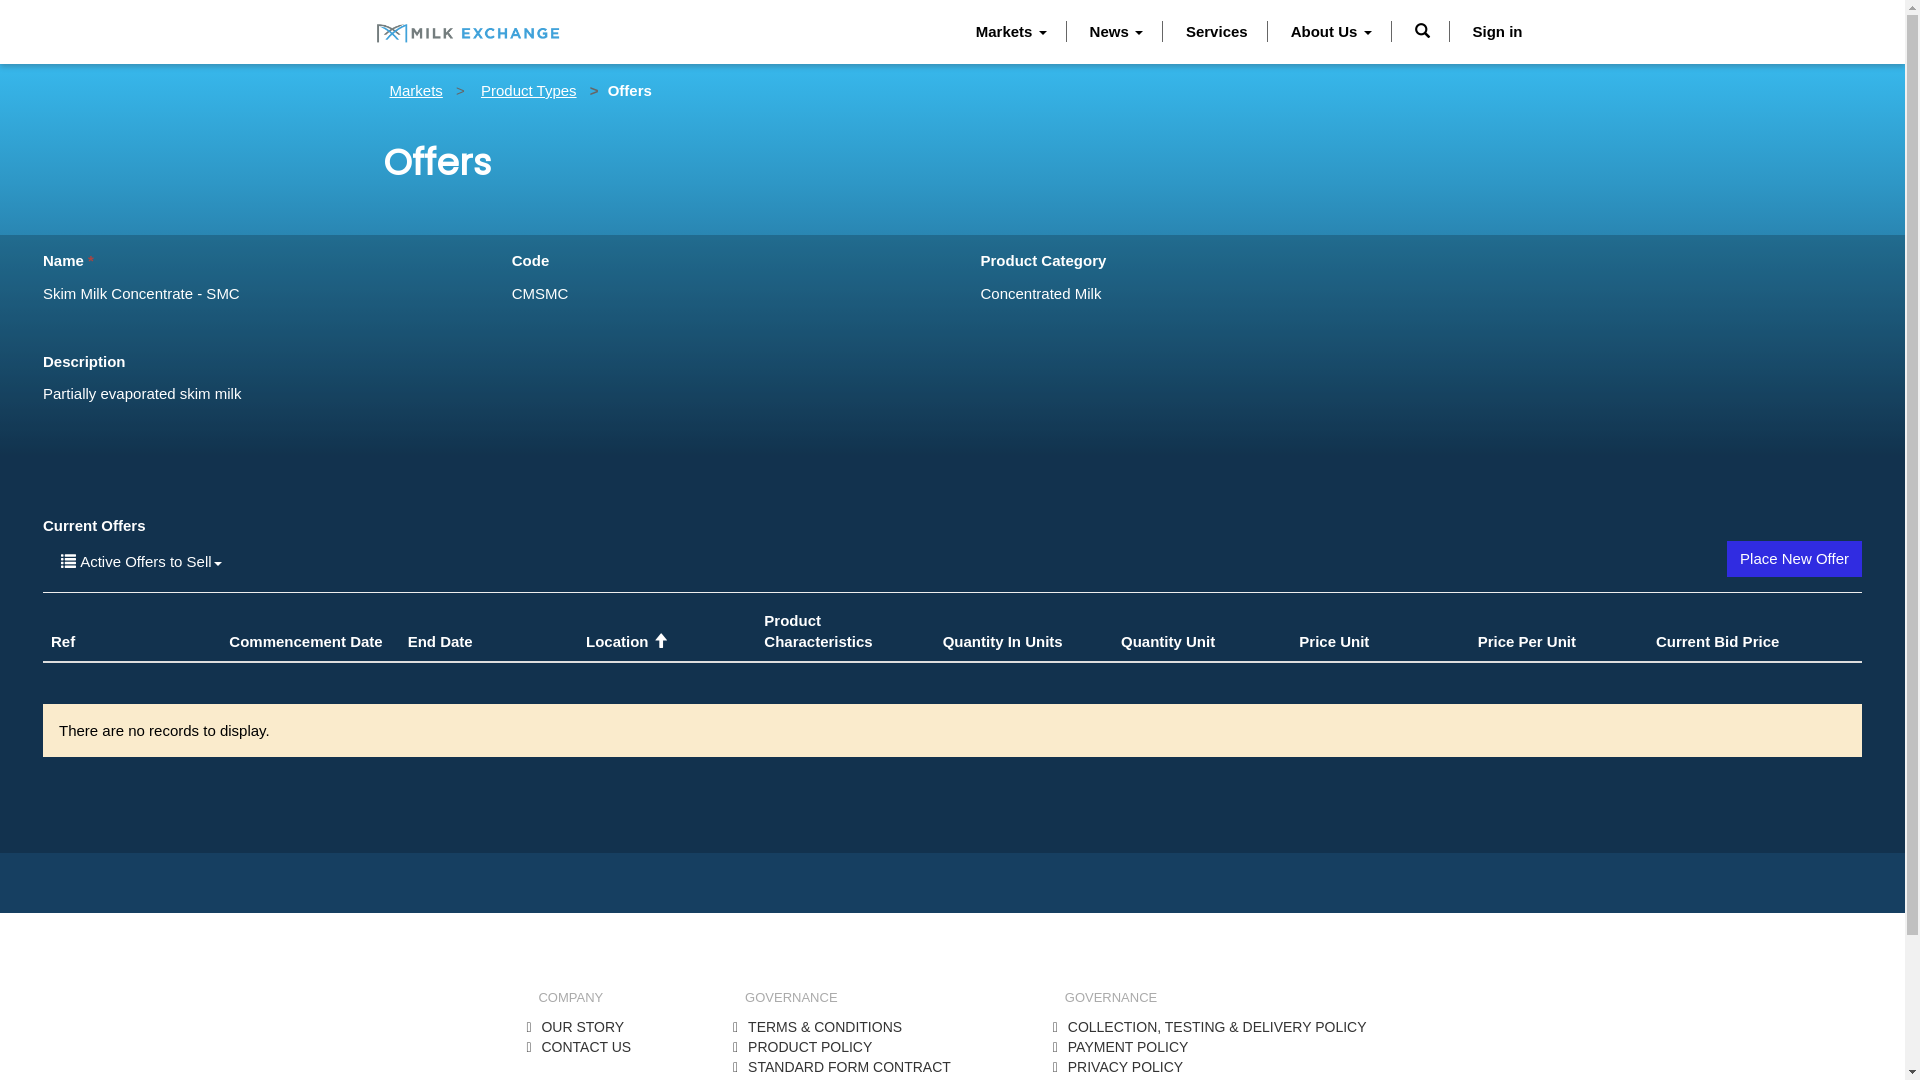 This screenshot has width=1920, height=1080. What do you see at coordinates (1421, 30) in the screenshot?
I see `'Search'` at bounding box center [1421, 30].